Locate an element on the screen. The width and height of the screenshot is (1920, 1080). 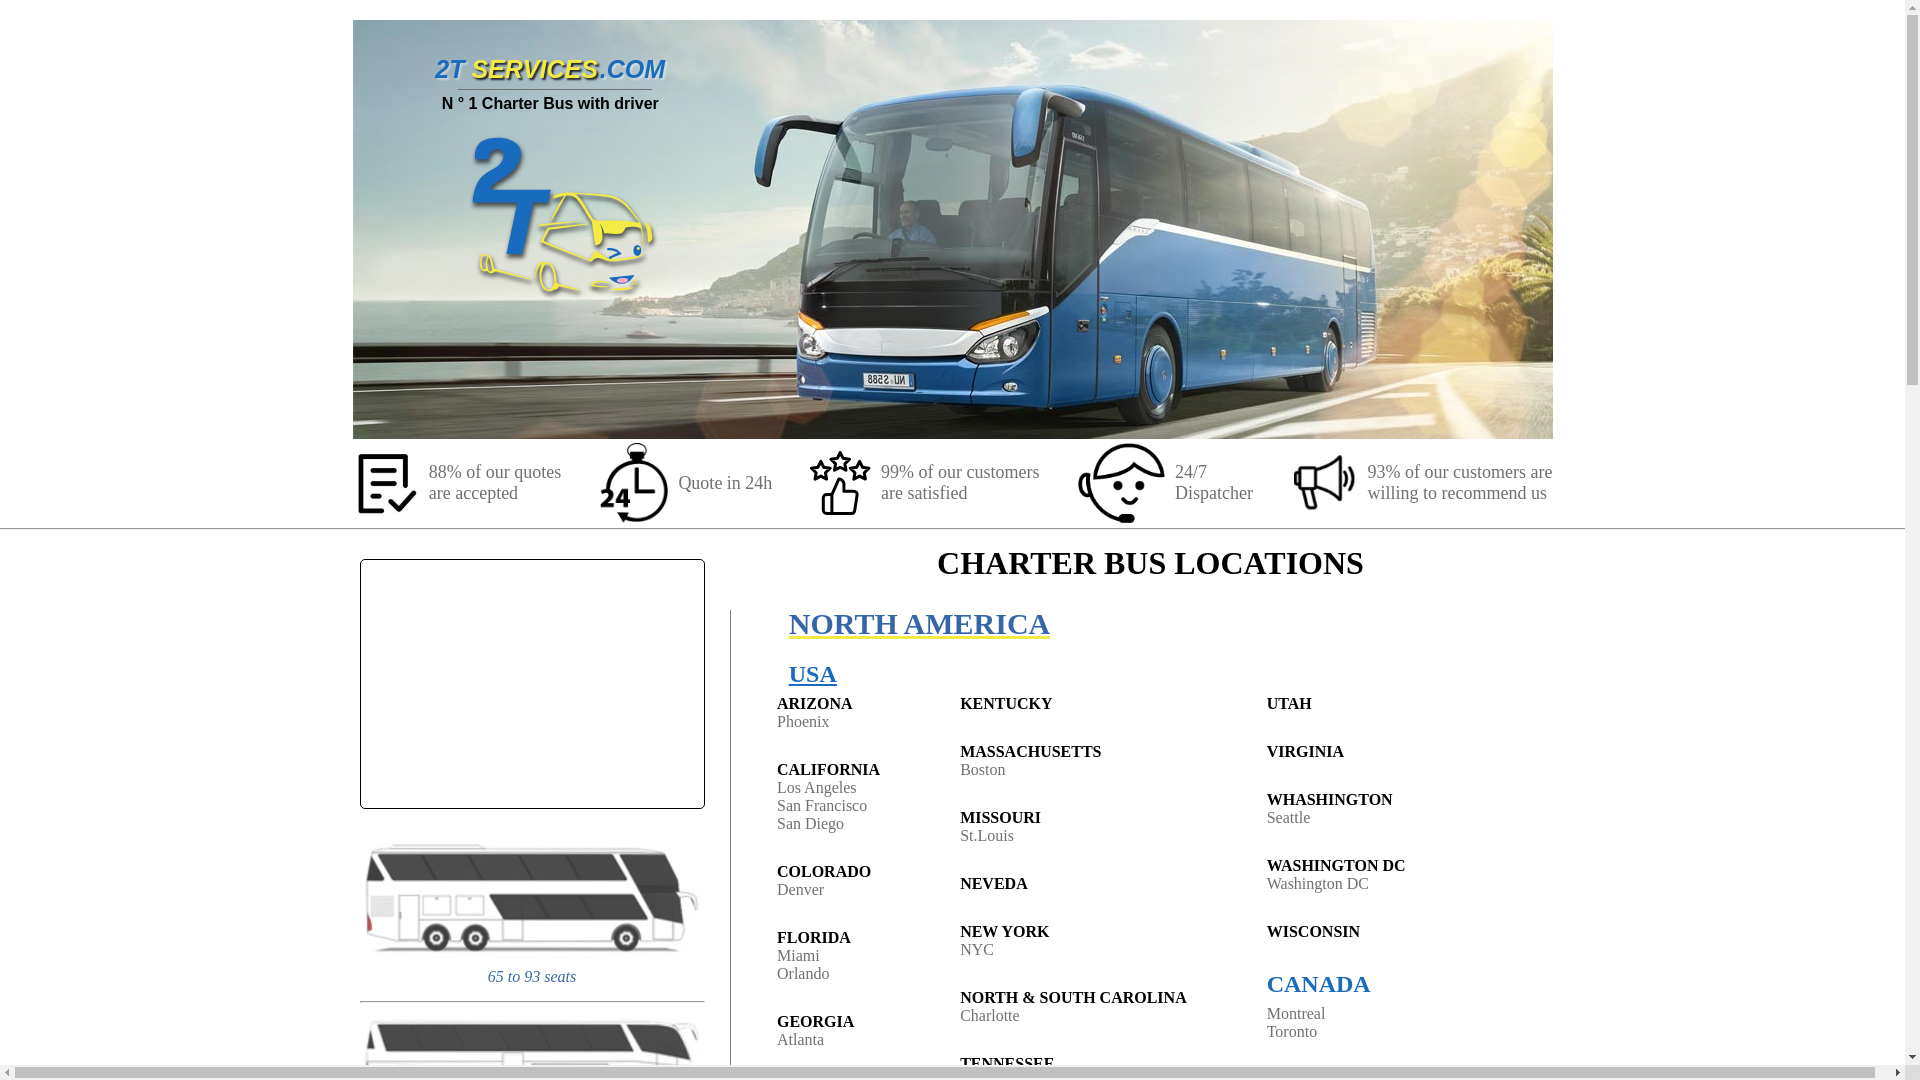
'Los Angeles' is located at coordinates (816, 786).